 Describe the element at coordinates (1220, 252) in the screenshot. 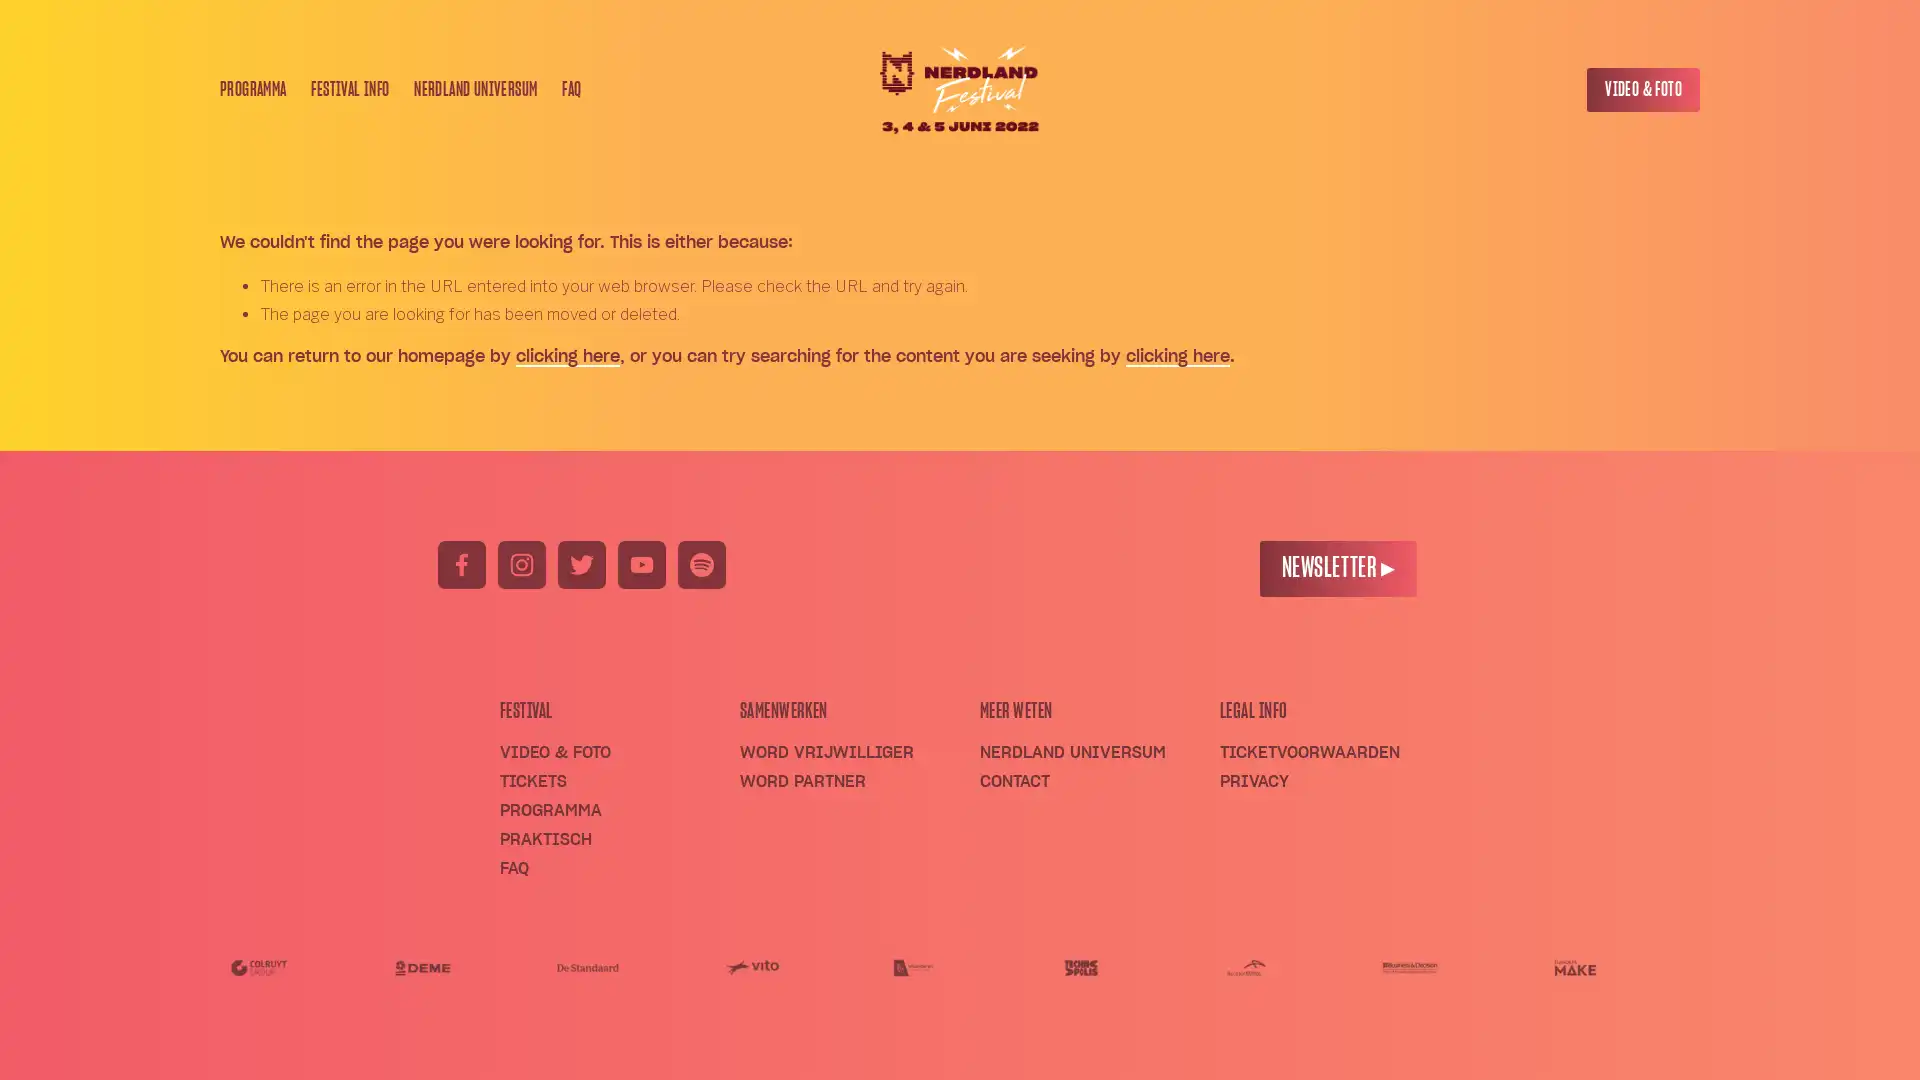

I see `Close` at that location.